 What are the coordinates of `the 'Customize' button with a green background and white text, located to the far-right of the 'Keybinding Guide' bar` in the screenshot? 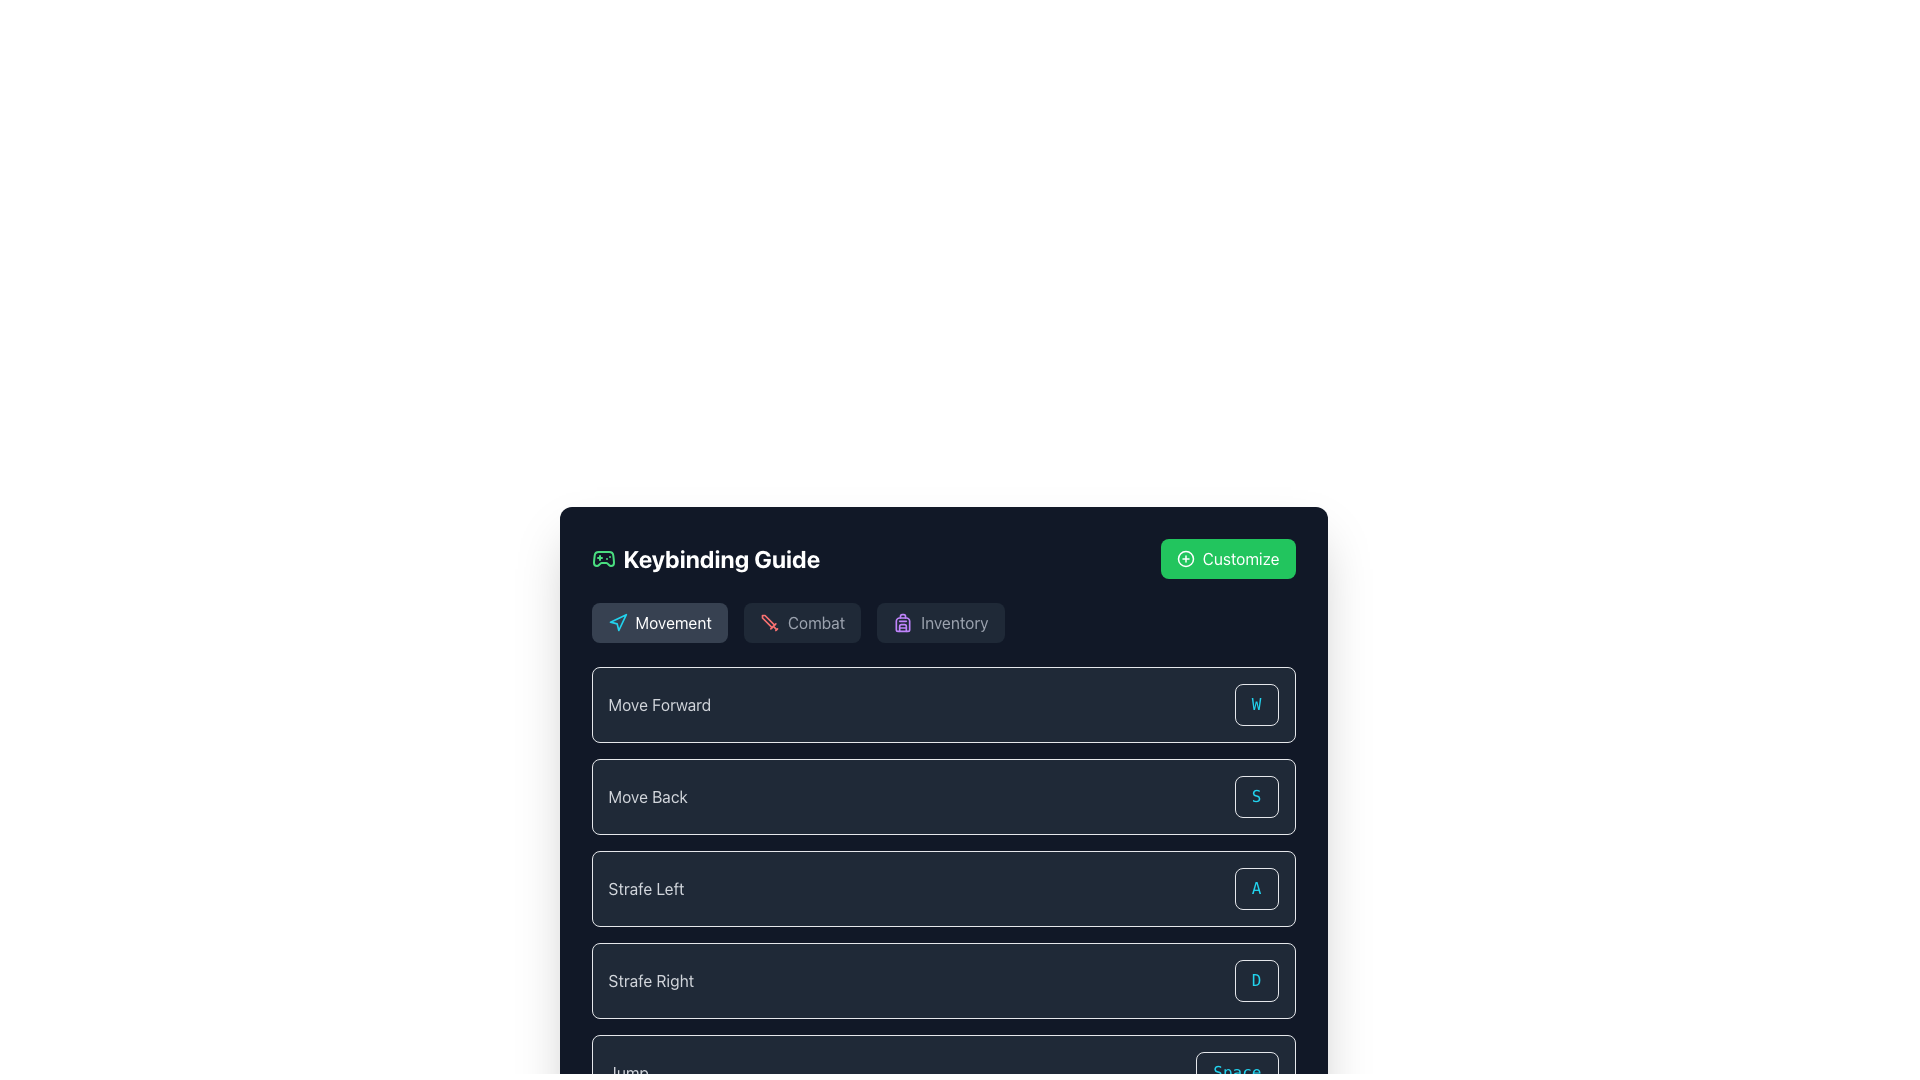 It's located at (1227, 559).